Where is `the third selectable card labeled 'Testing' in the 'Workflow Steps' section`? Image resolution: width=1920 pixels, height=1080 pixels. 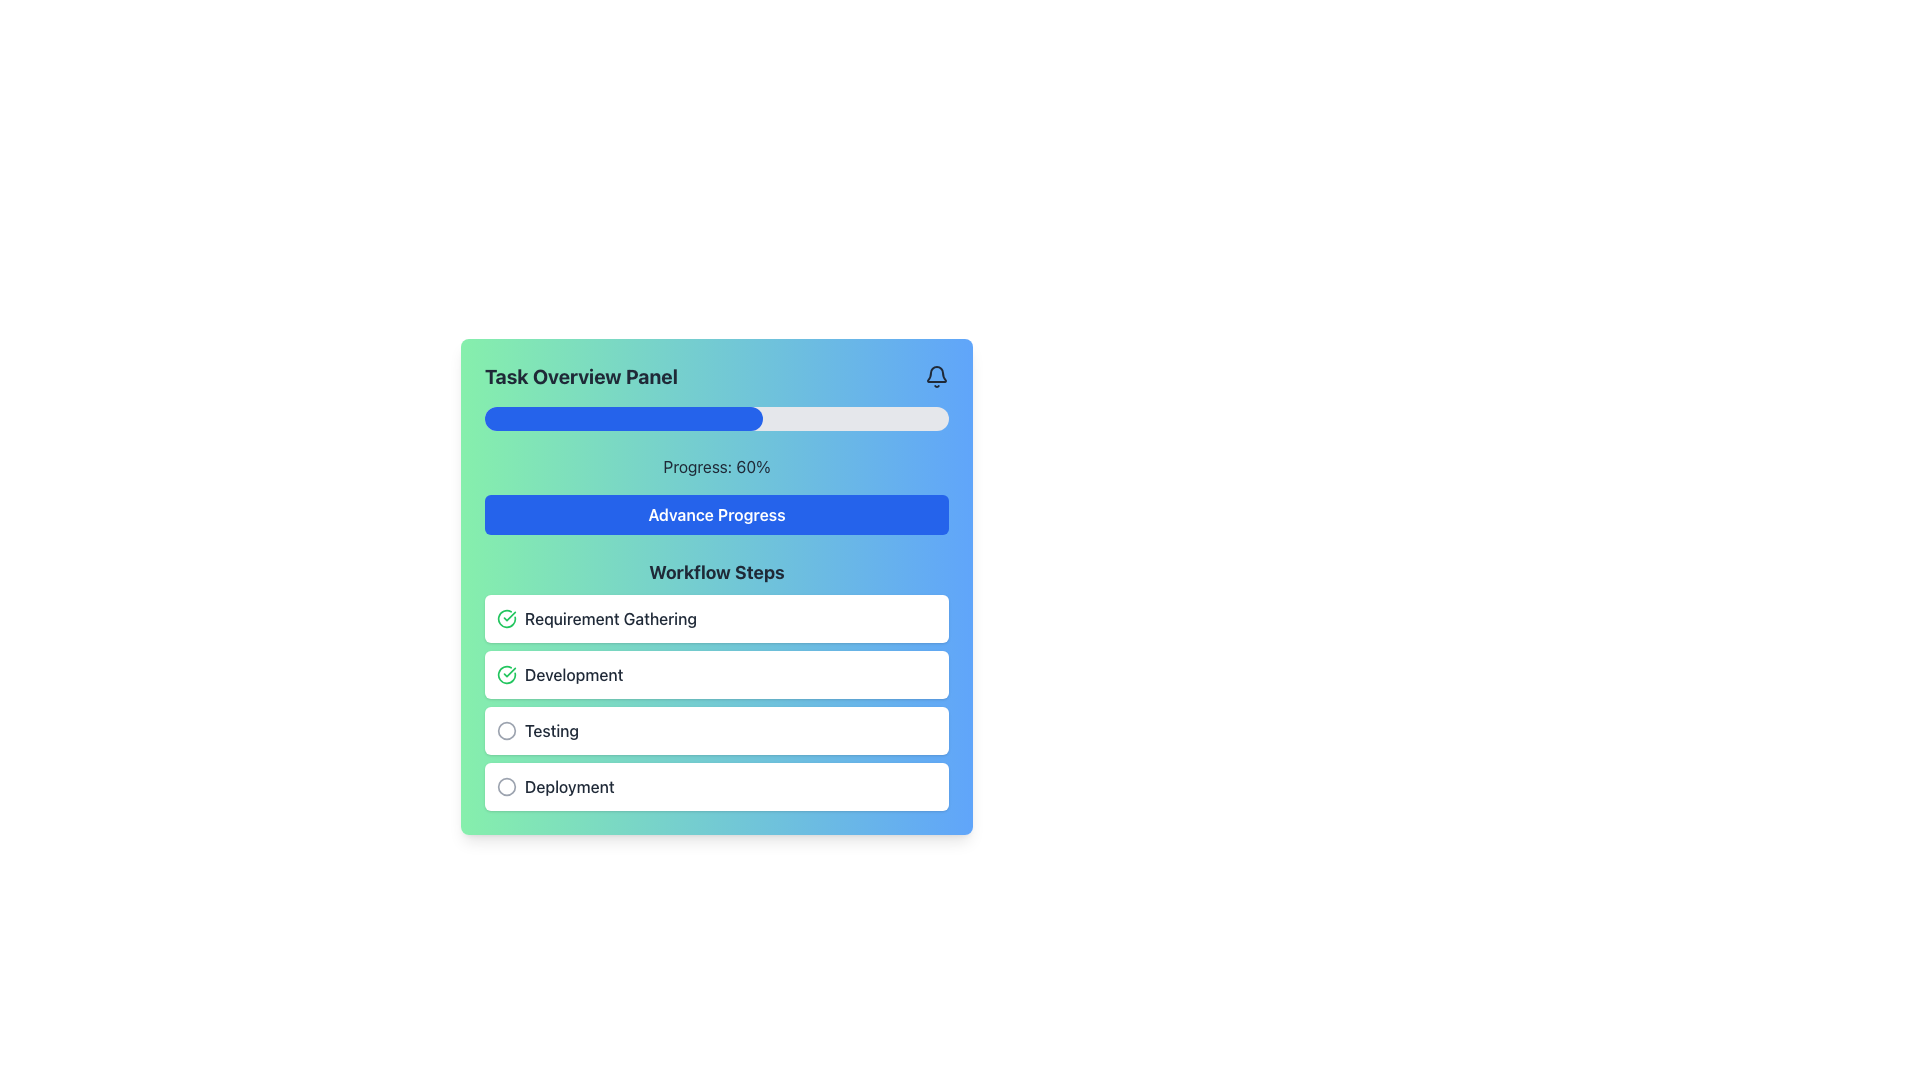
the third selectable card labeled 'Testing' in the 'Workflow Steps' section is located at coordinates (716, 731).